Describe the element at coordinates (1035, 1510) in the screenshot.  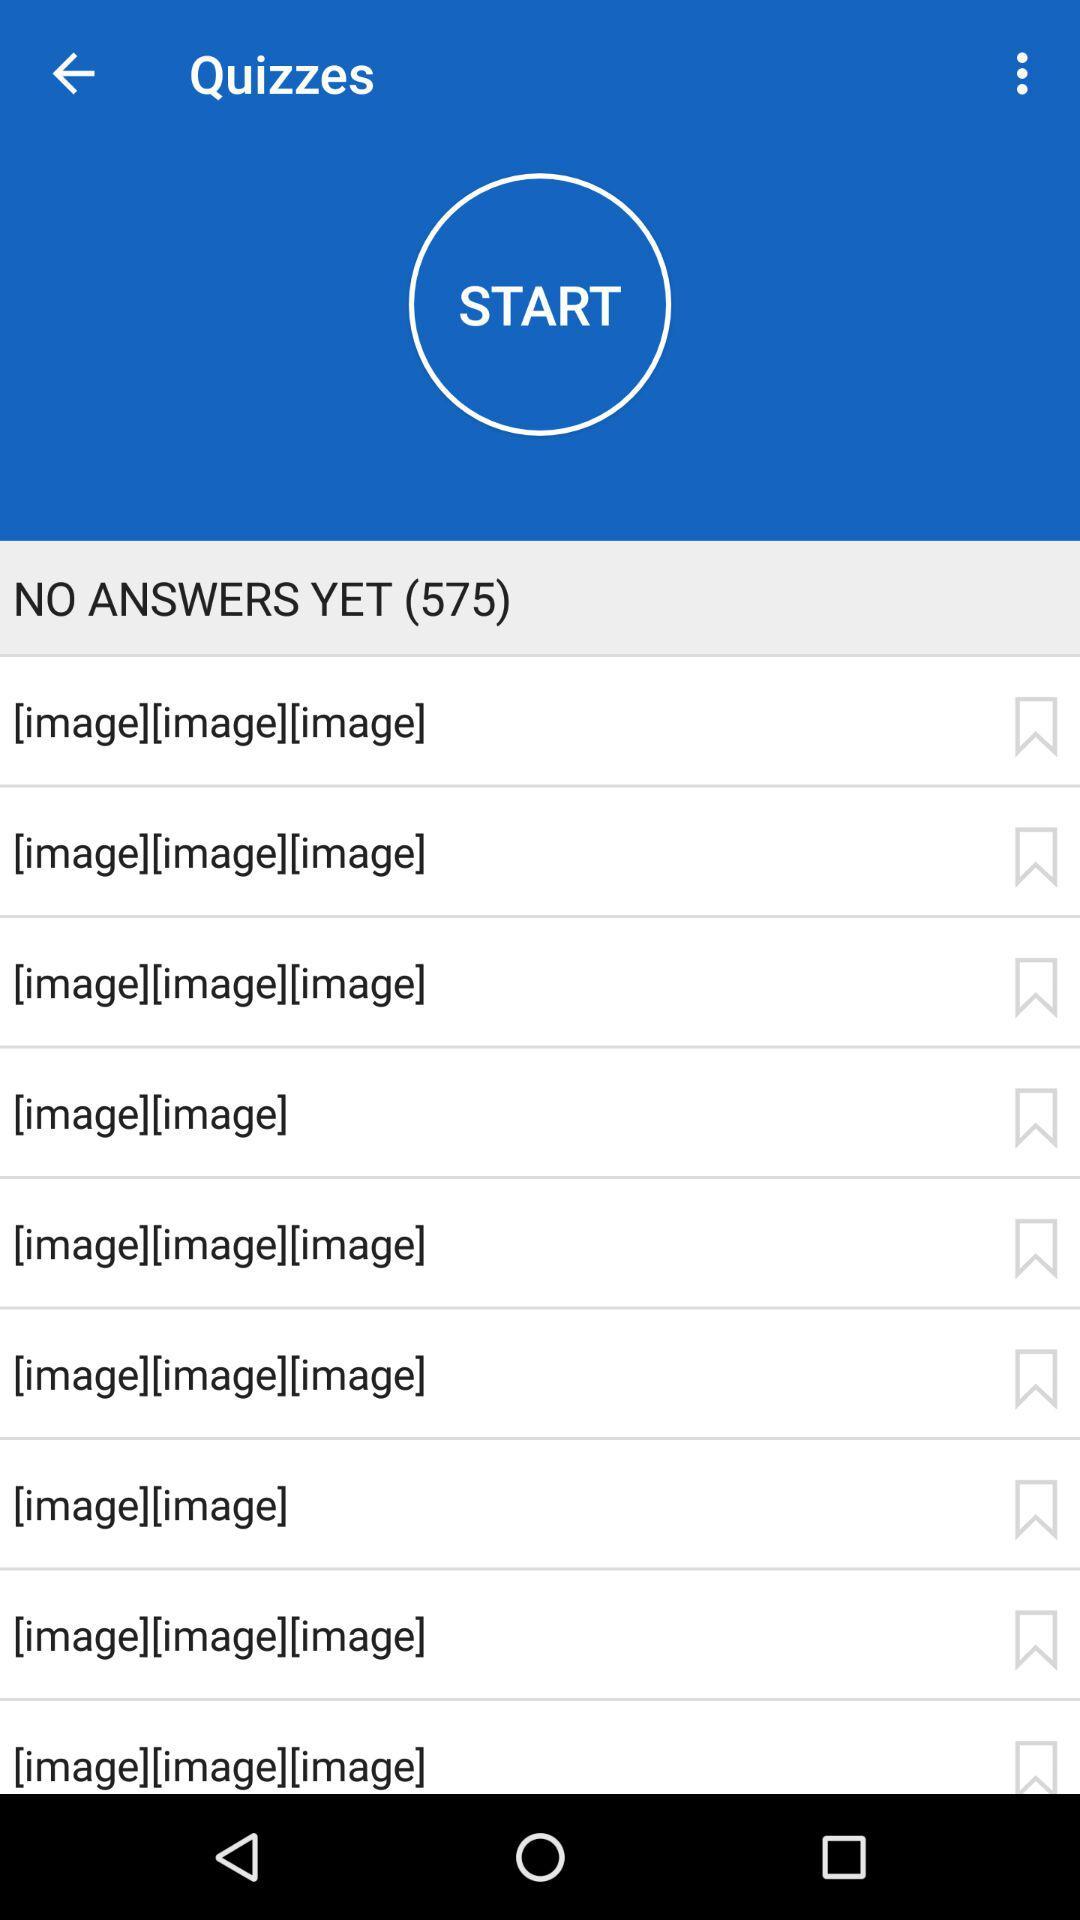
I see `select/unselect notification` at that location.